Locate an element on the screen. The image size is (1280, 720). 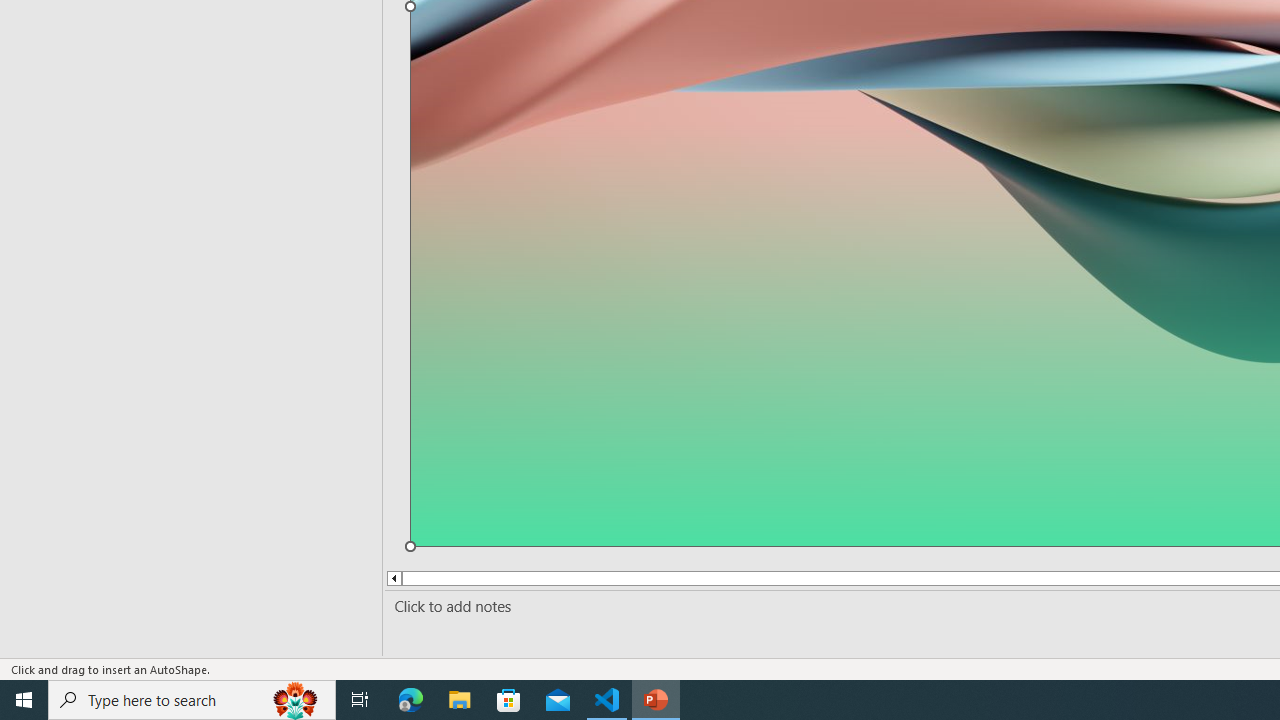
'File Explorer' is located at coordinates (459, 698).